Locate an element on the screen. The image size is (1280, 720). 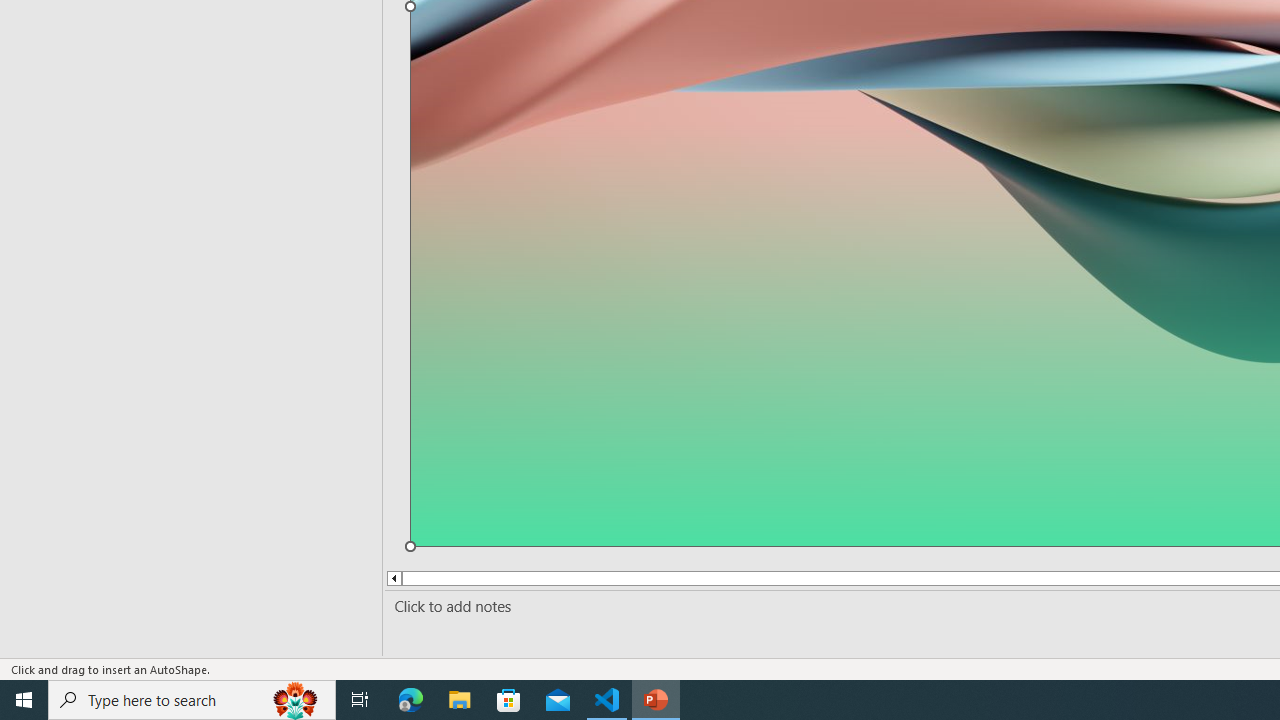
'File Explorer' is located at coordinates (459, 698).